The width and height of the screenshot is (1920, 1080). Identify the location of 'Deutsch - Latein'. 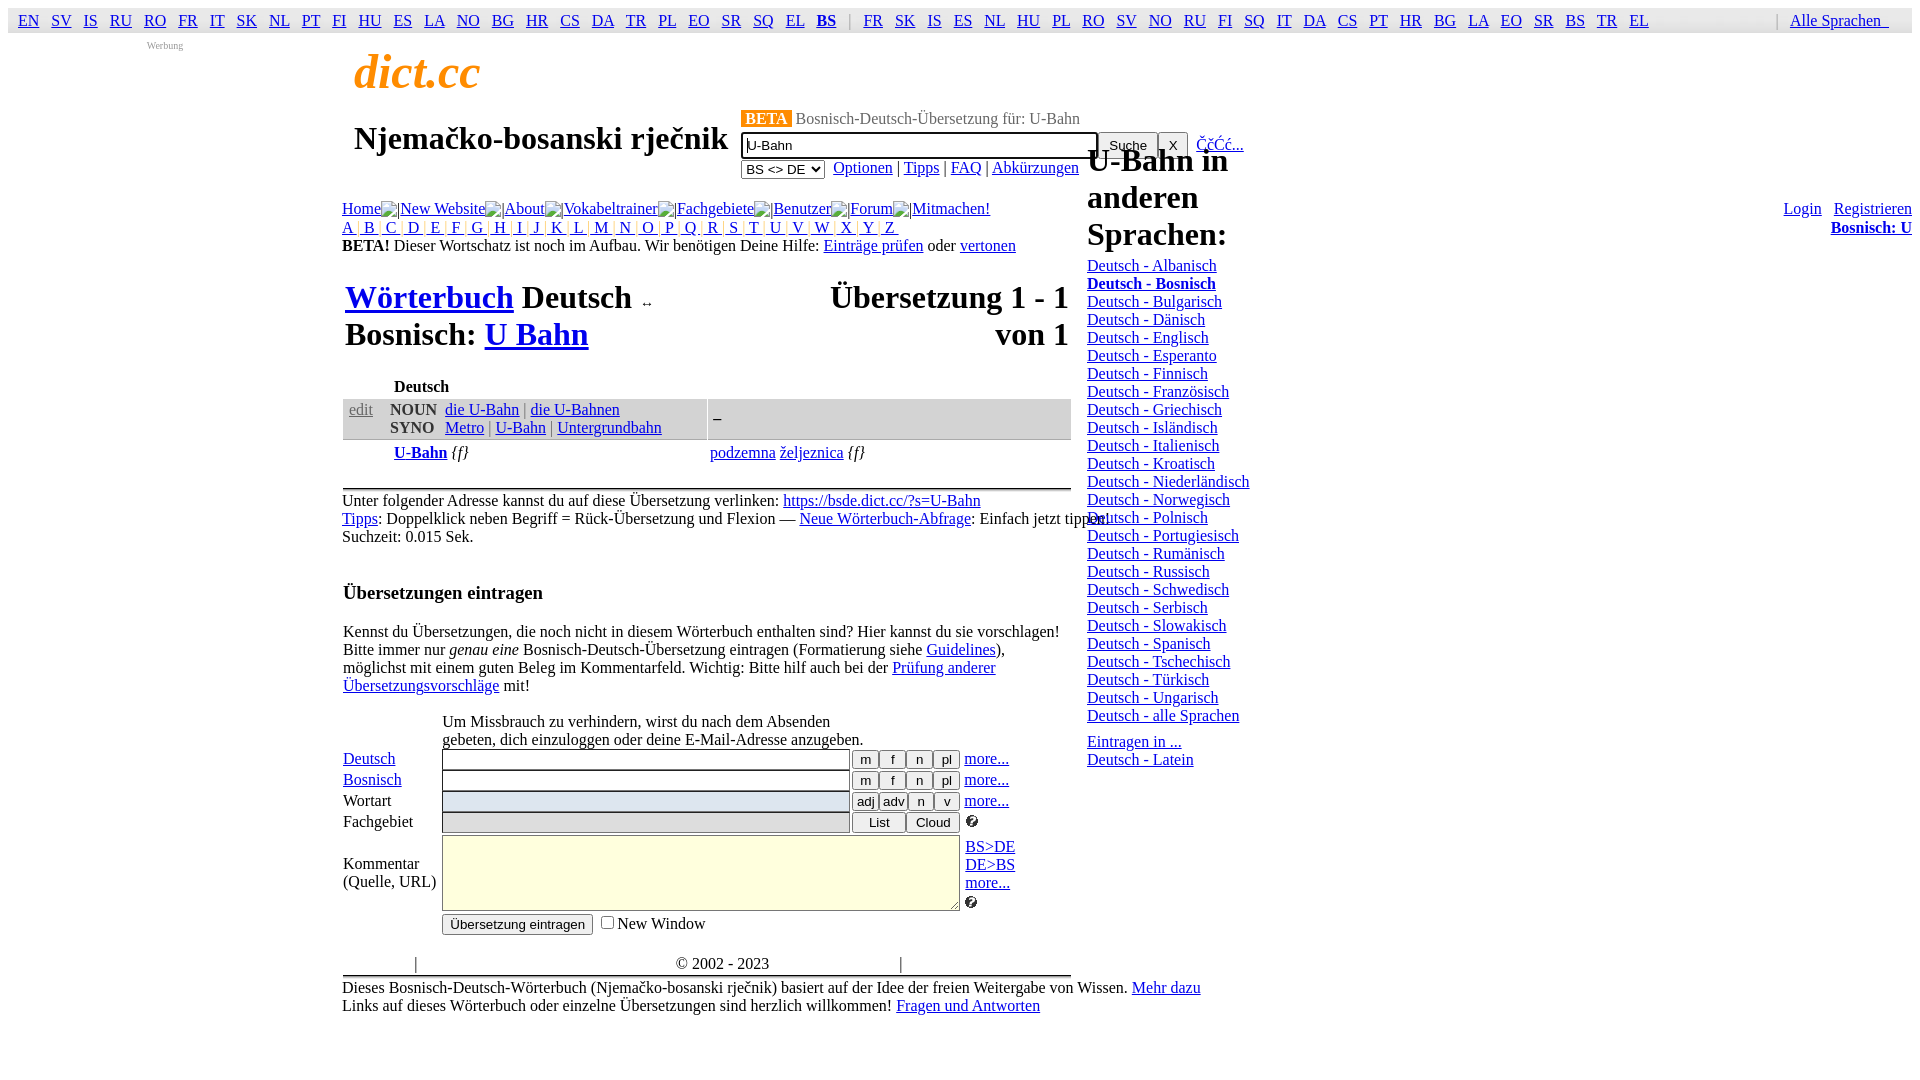
(1140, 759).